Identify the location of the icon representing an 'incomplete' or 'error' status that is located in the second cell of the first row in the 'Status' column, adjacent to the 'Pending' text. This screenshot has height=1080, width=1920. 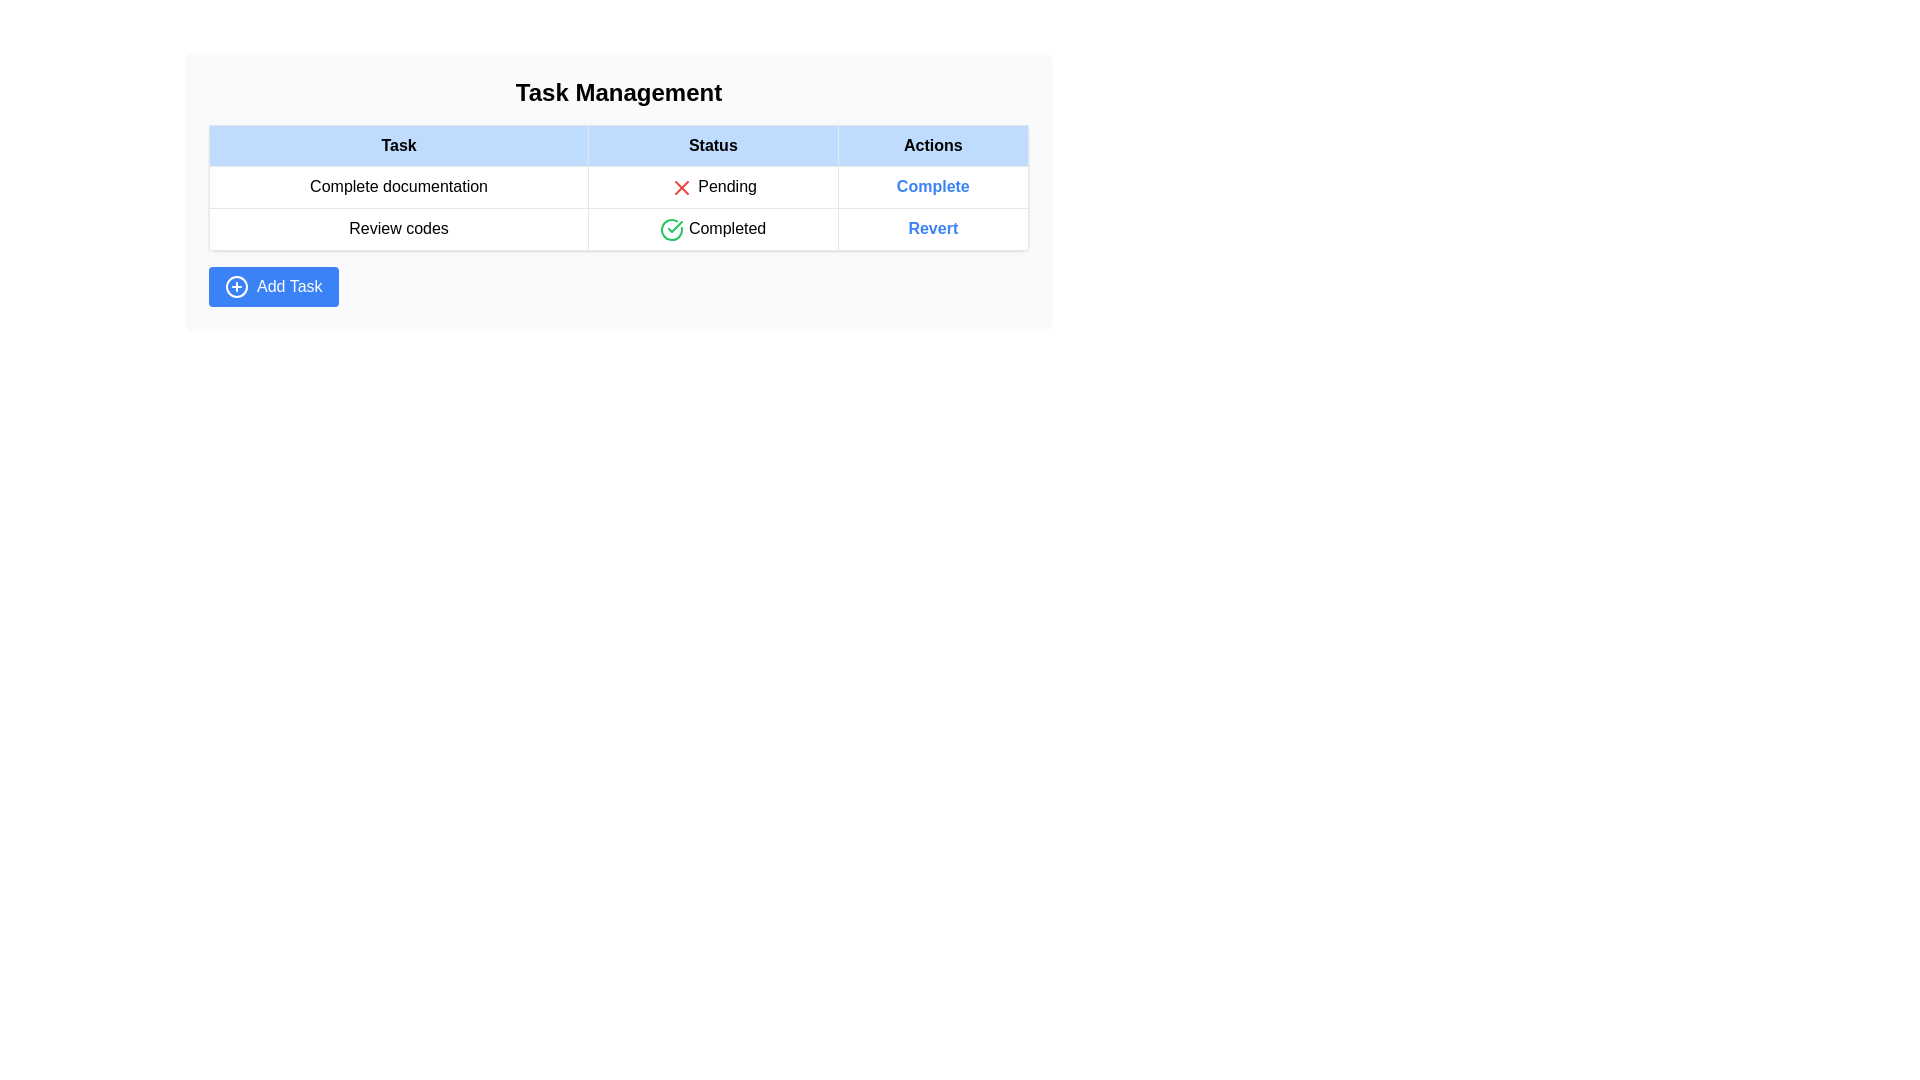
(681, 187).